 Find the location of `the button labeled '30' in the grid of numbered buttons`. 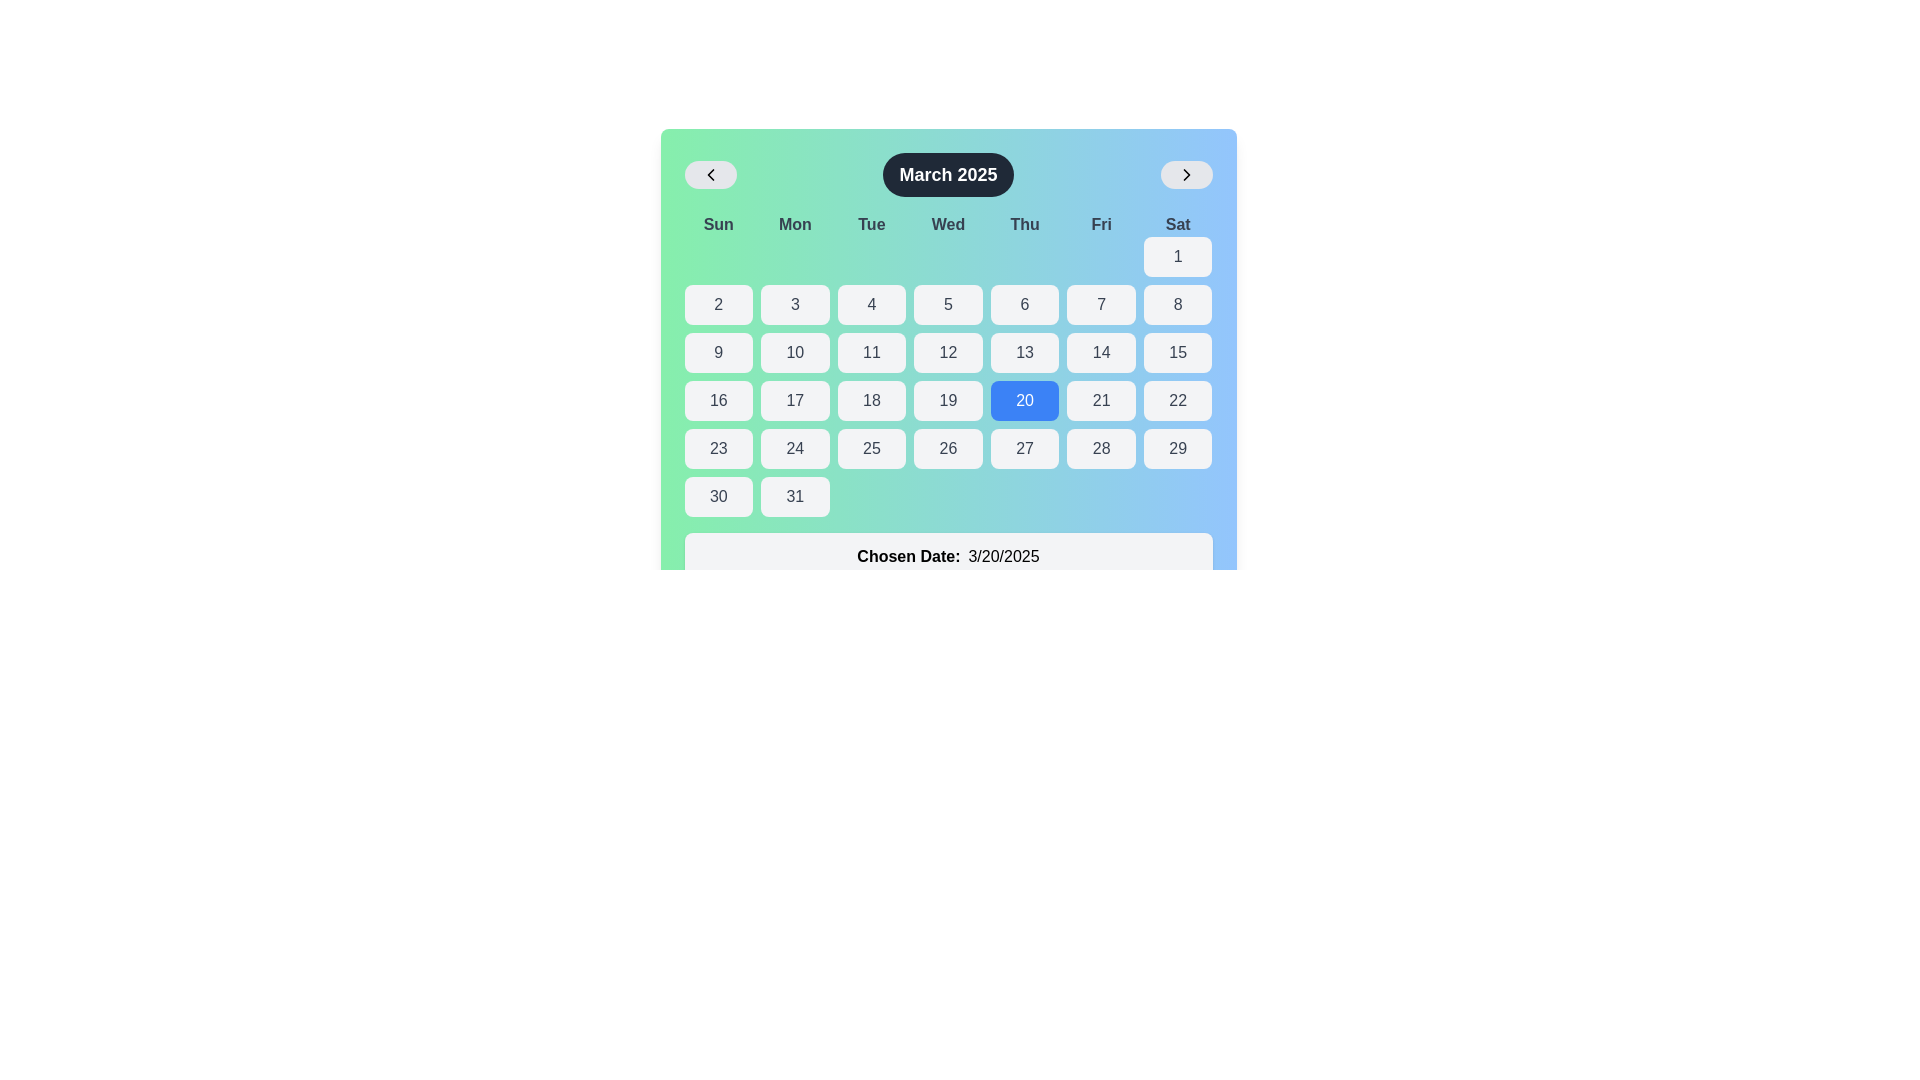

the button labeled '30' in the grid of numbered buttons is located at coordinates (718, 496).